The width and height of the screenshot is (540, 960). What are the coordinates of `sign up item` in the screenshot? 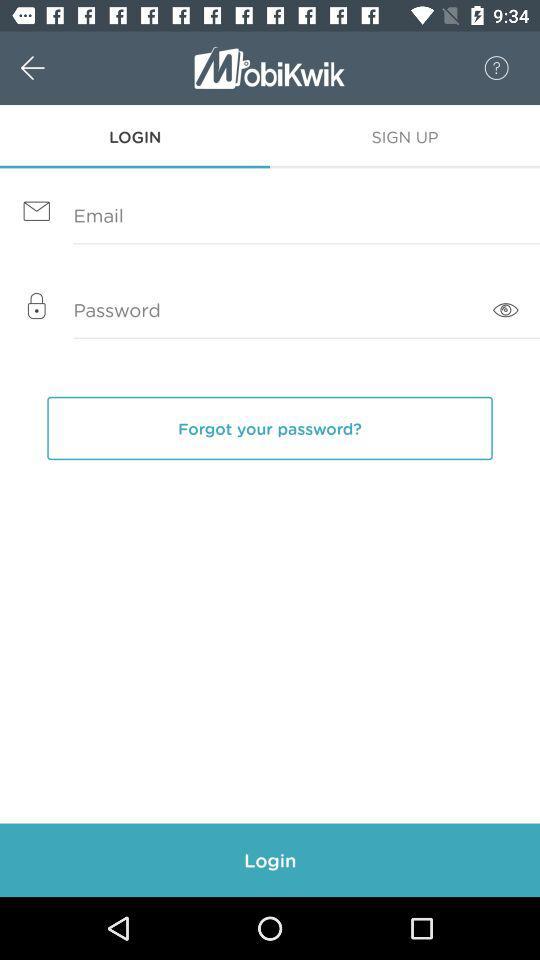 It's located at (405, 135).